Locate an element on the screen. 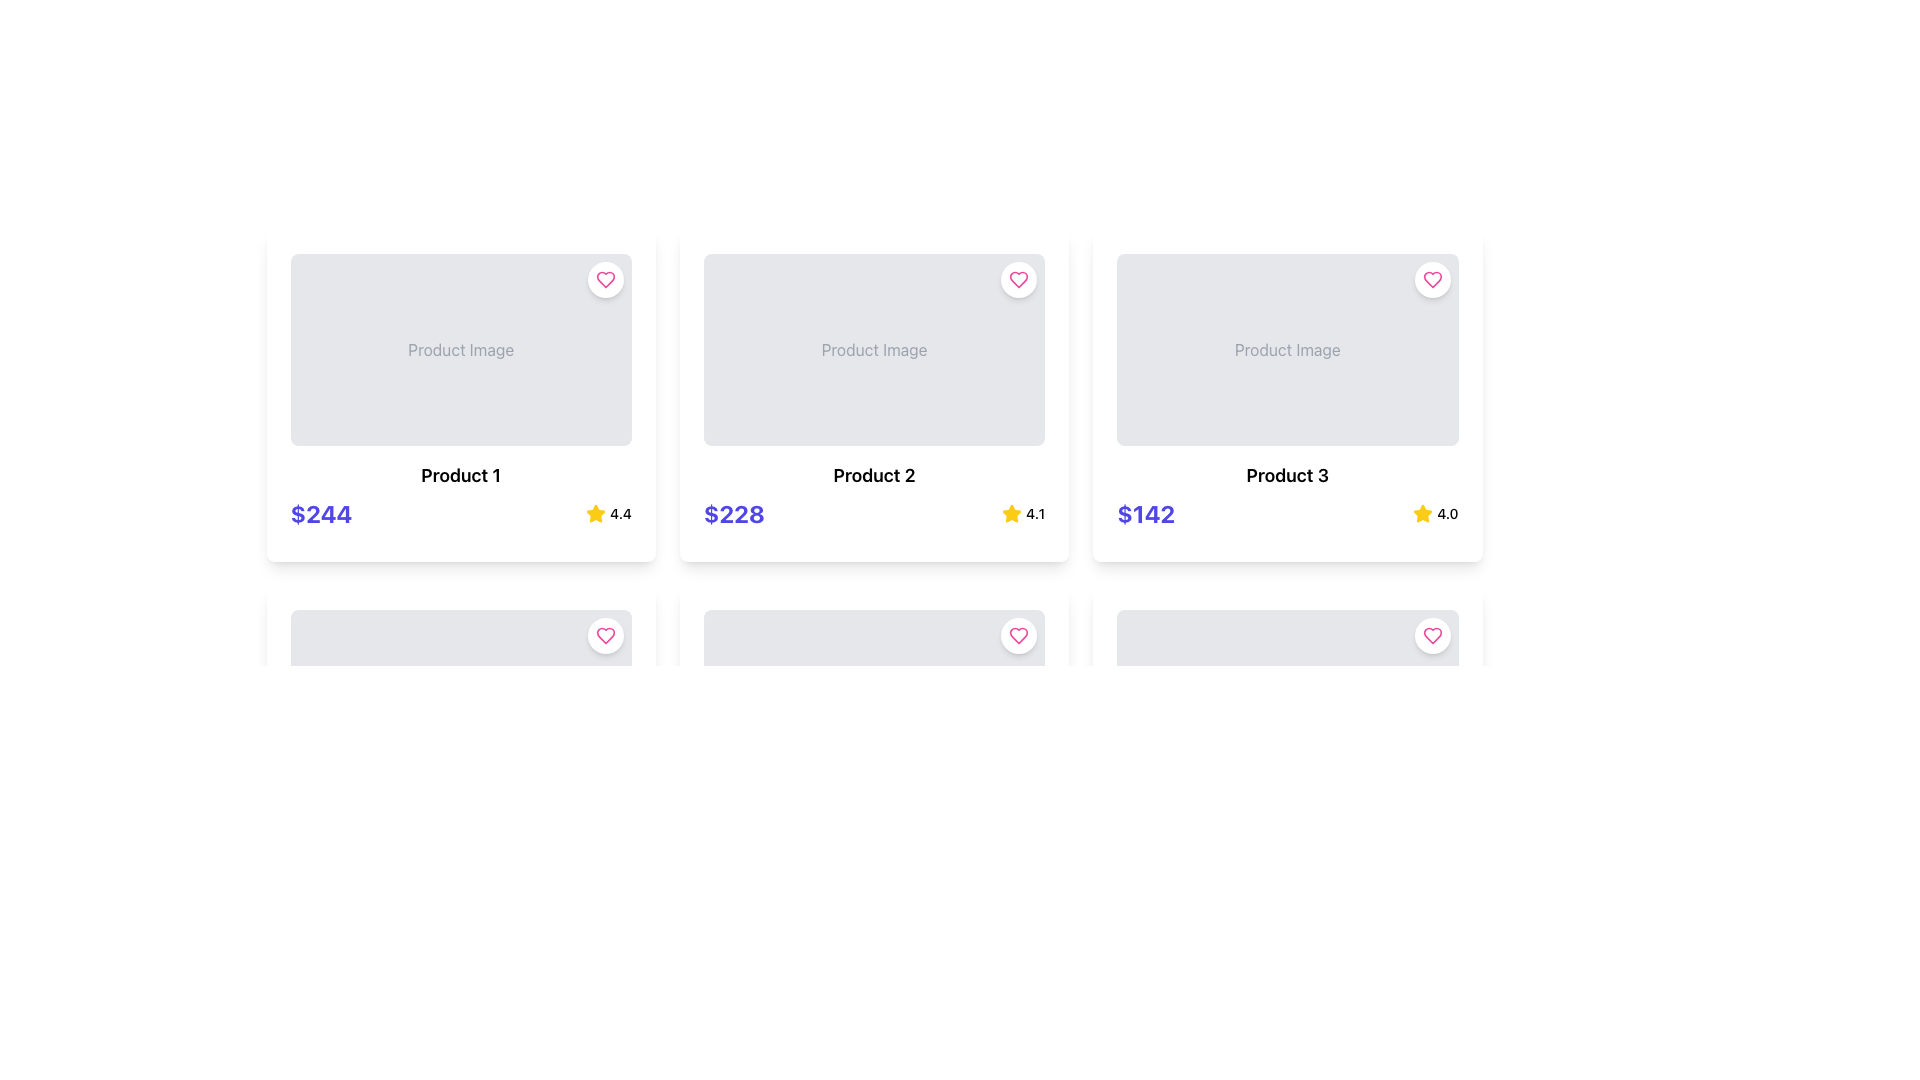 The image size is (1920, 1080). the text label displaying '4.4', which is styled in a small, bold font and positioned next to a yellow star icon, indicating its function as a rating indicator is located at coordinates (619, 512).